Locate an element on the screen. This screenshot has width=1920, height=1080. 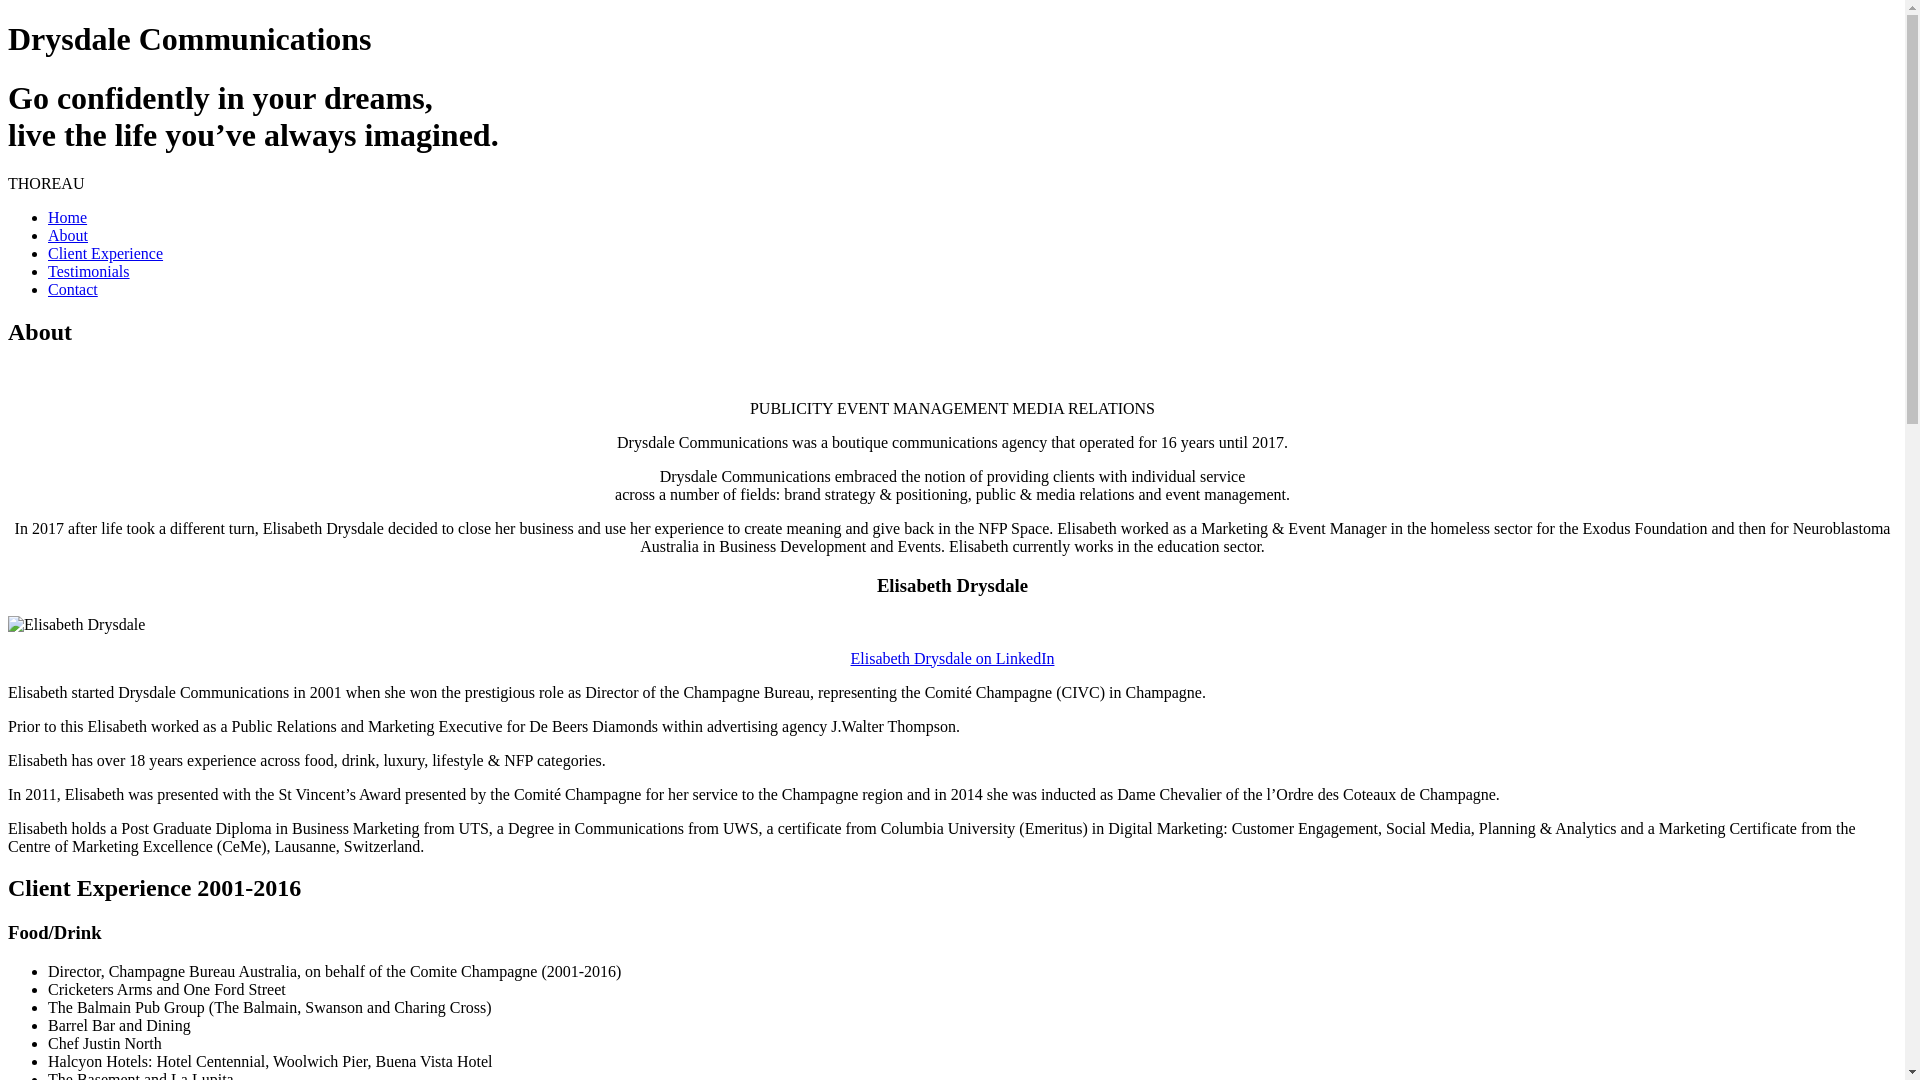
'Elisabeth Drysdale on LinkedIn' is located at coordinates (850, 658).